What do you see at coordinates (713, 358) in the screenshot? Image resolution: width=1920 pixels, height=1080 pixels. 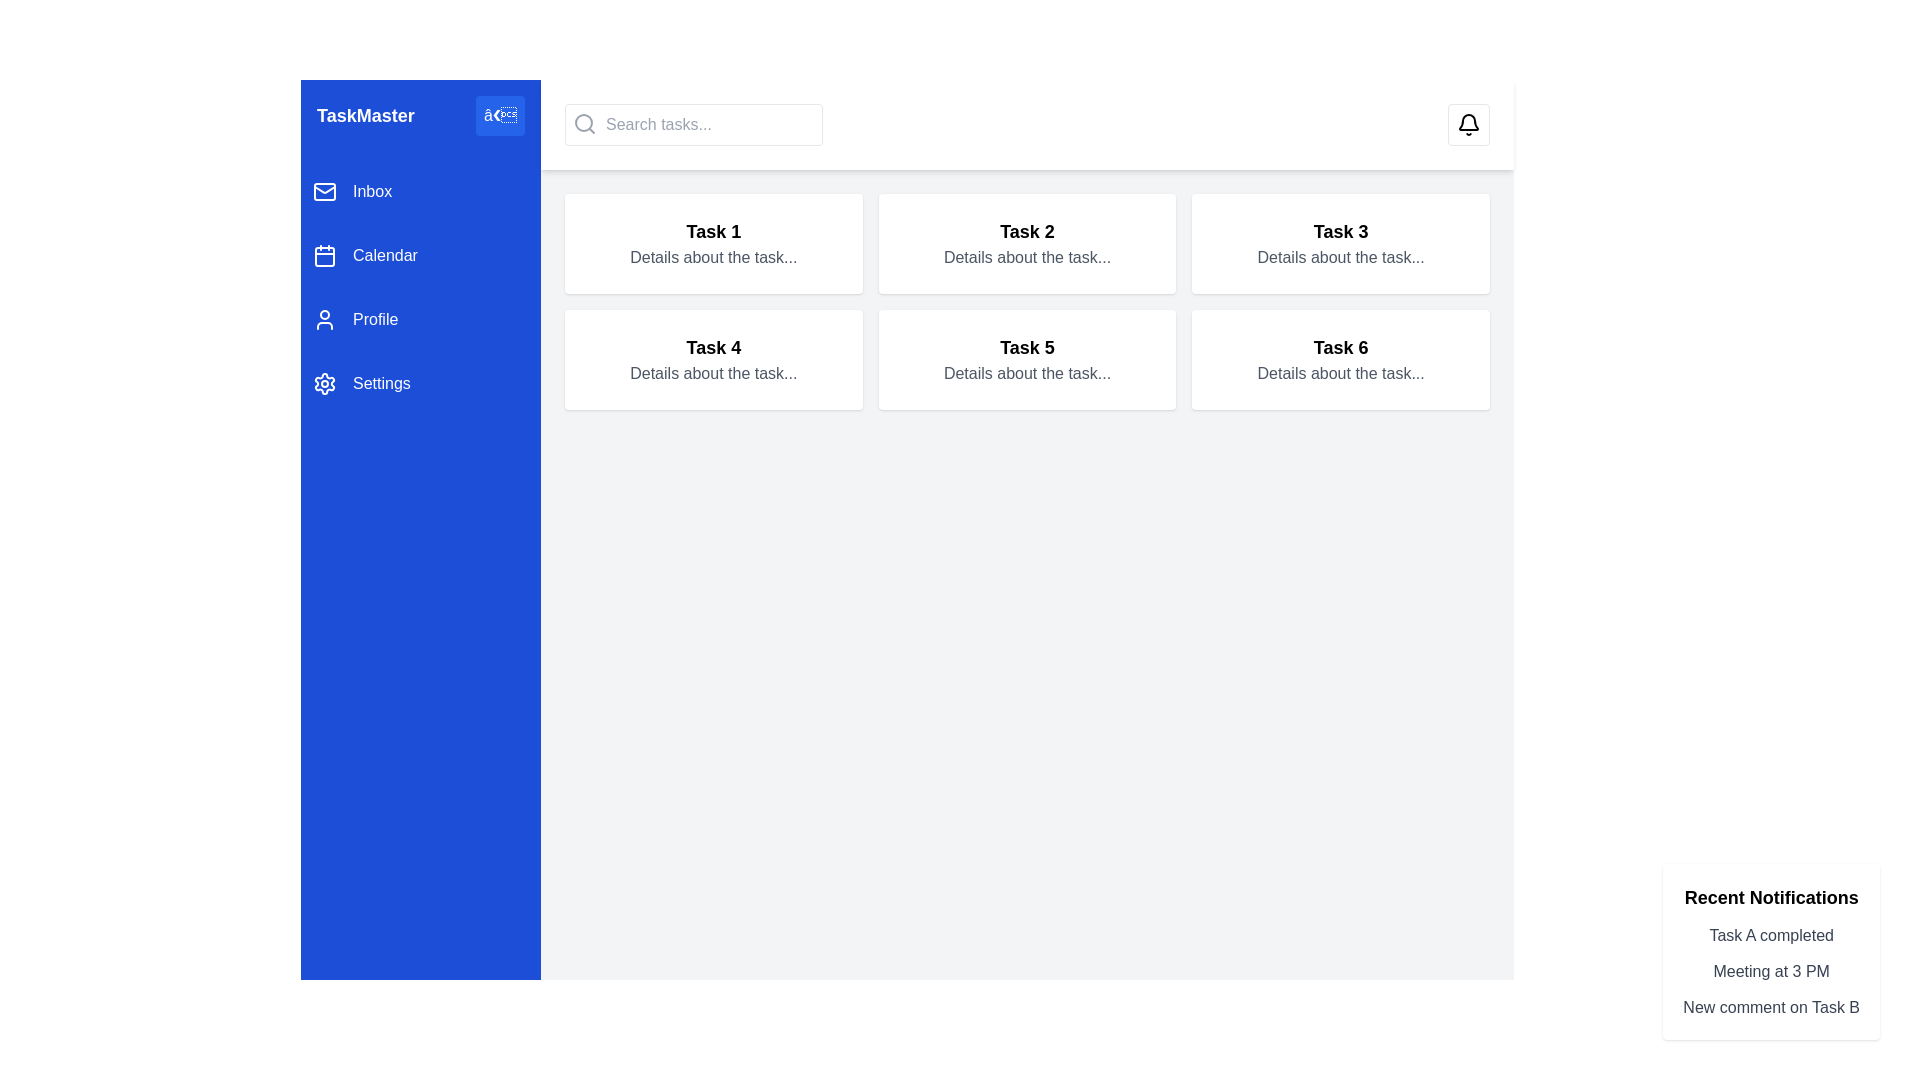 I see `the fourth rectangular card with a white background that contains the text 'Task 4' and 'Details about the task...' located in the second row, first column of the grid` at bounding box center [713, 358].